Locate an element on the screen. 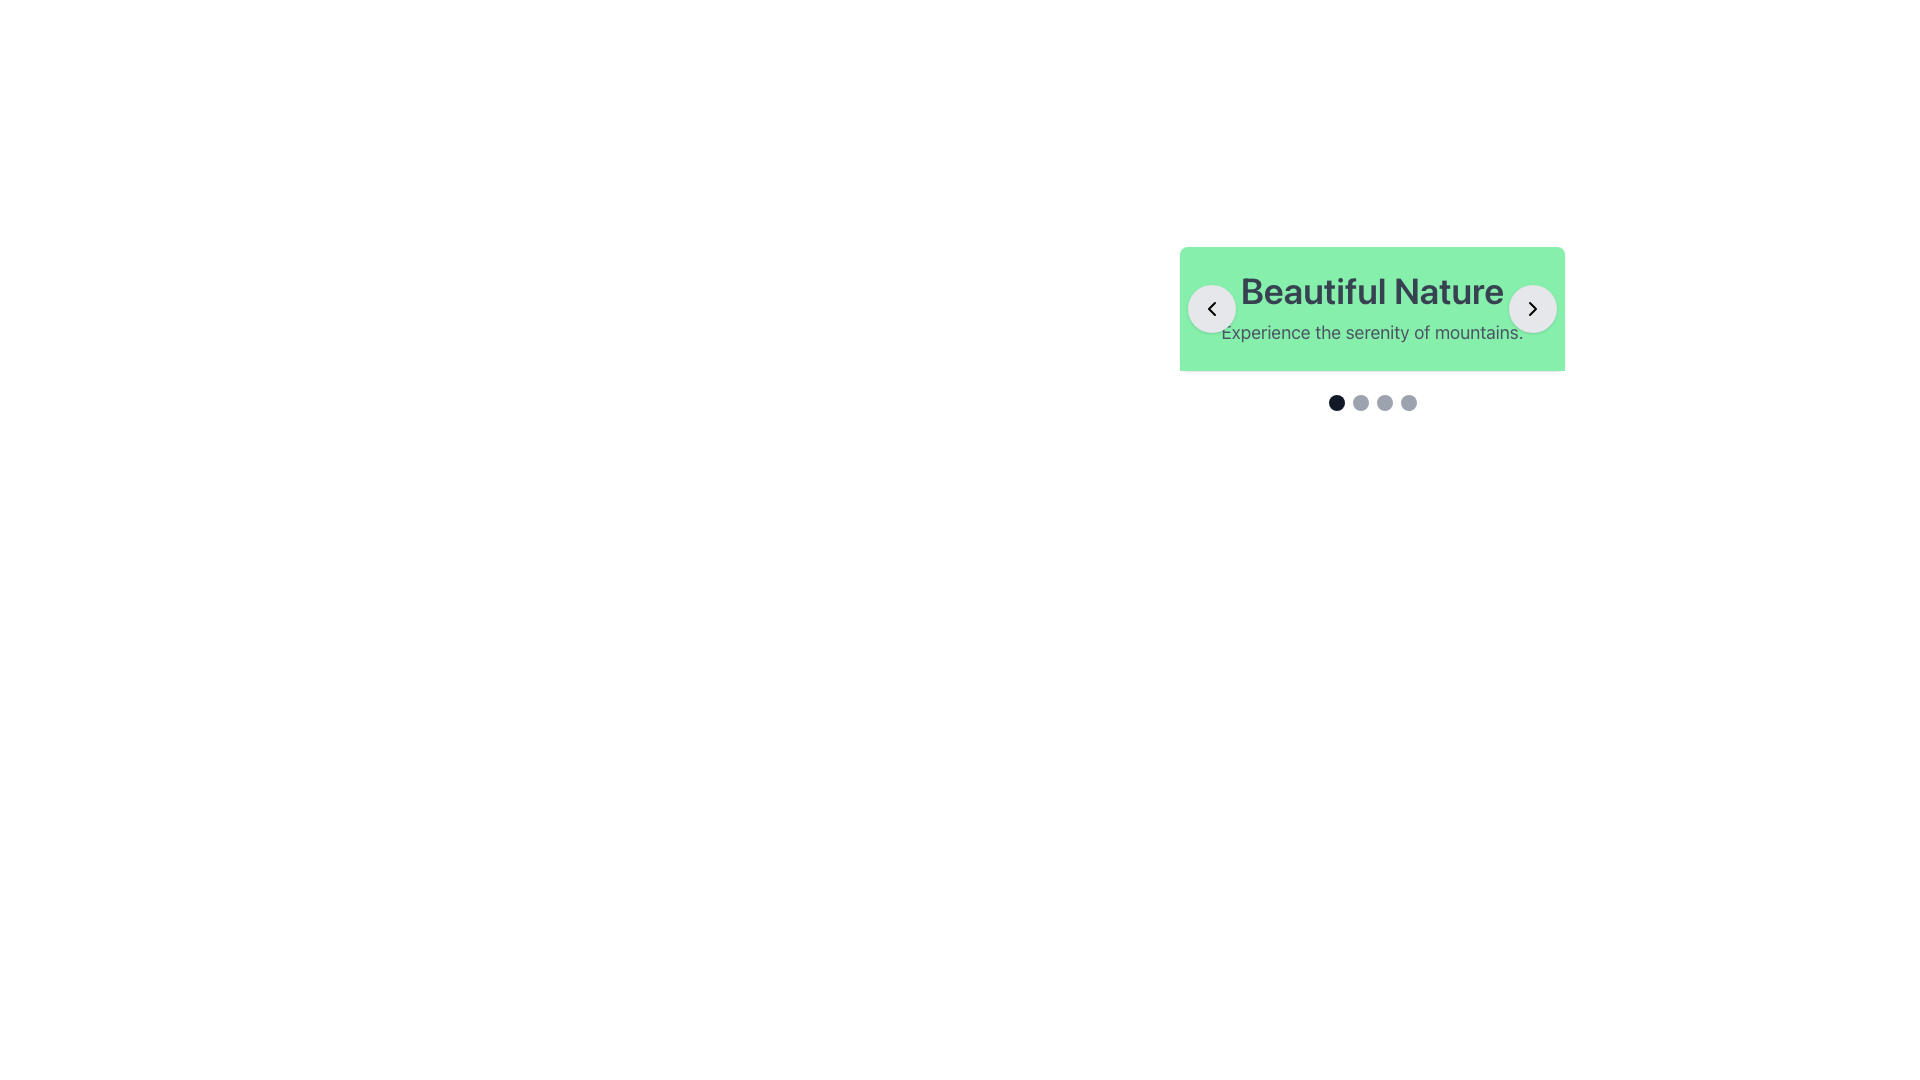 This screenshot has width=1920, height=1080. the second dot of the Carousel indicator, which is light gray and located centrally below the green section with the headline 'Beautiful Nature' is located at coordinates (1371, 402).